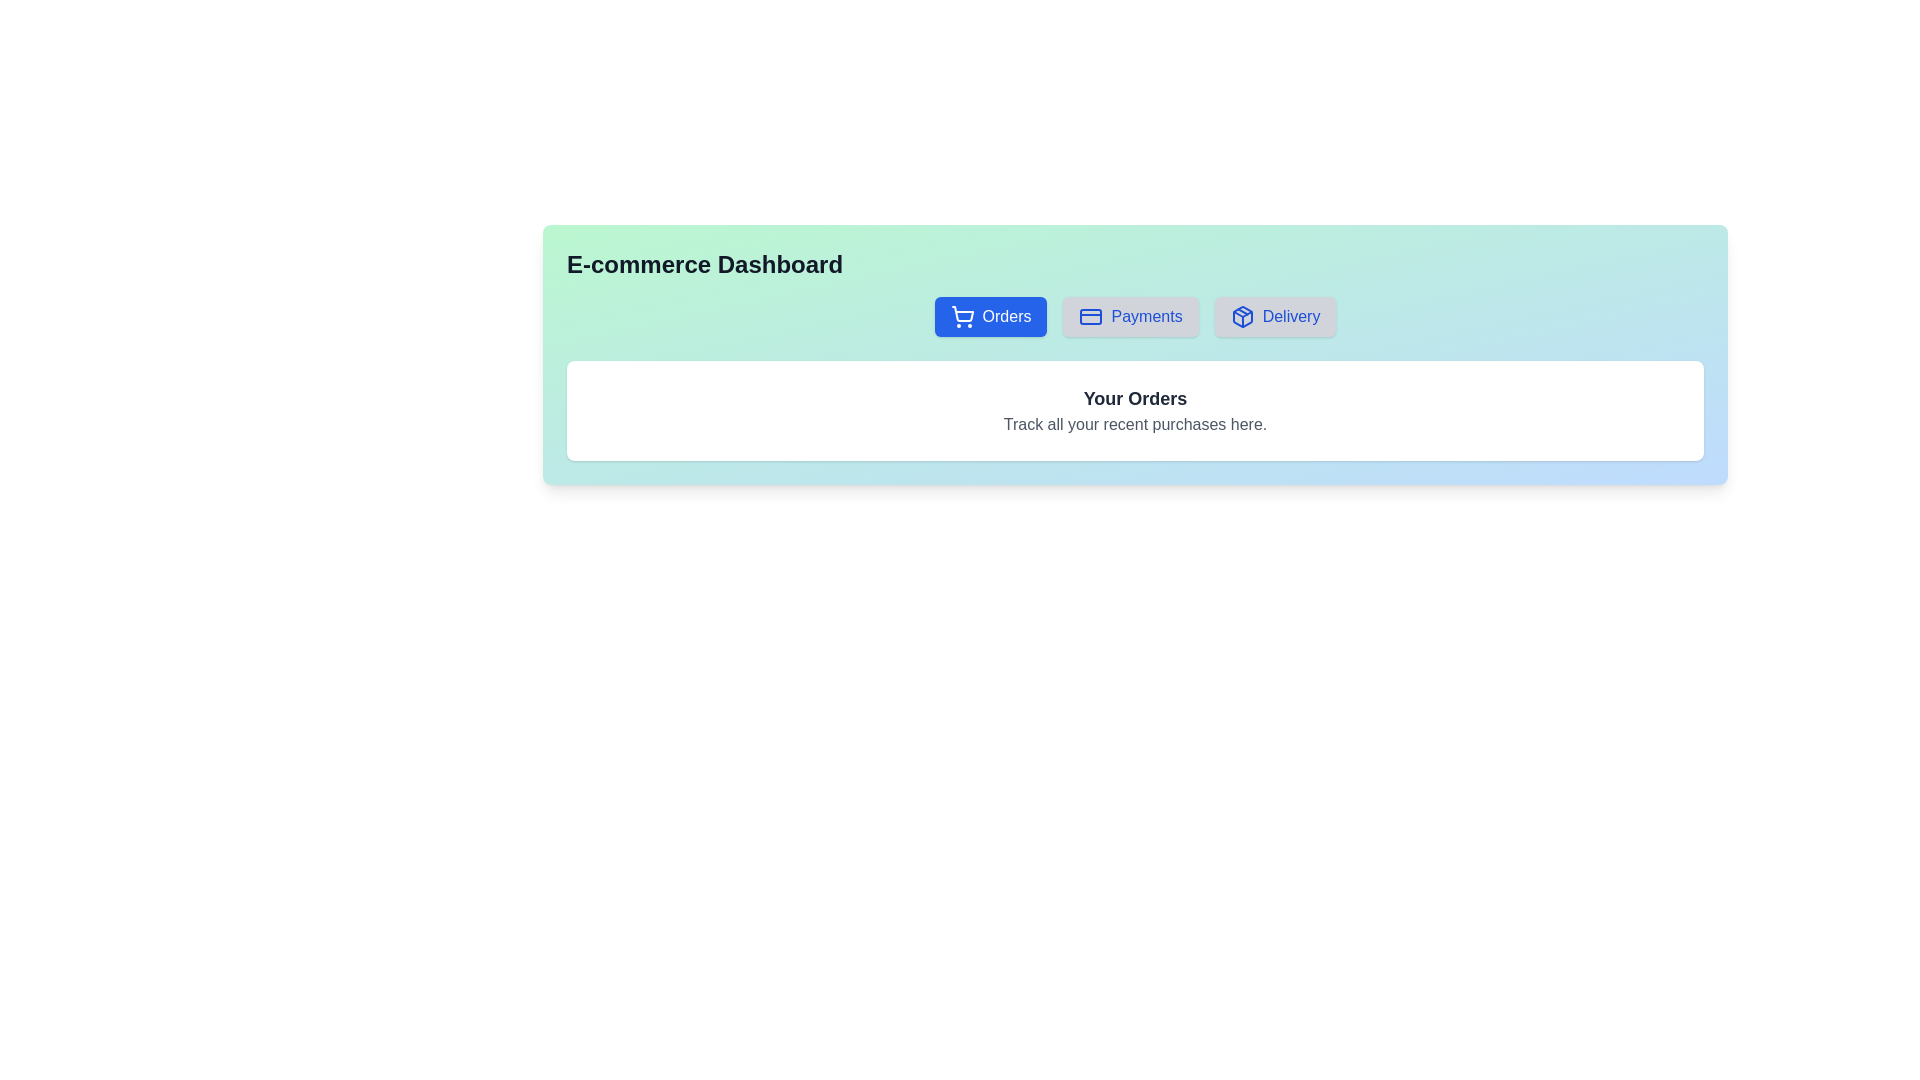  Describe the element at coordinates (962, 314) in the screenshot. I see `the shopping cart icon within the 'Orders' button in the header area of the interface` at that location.